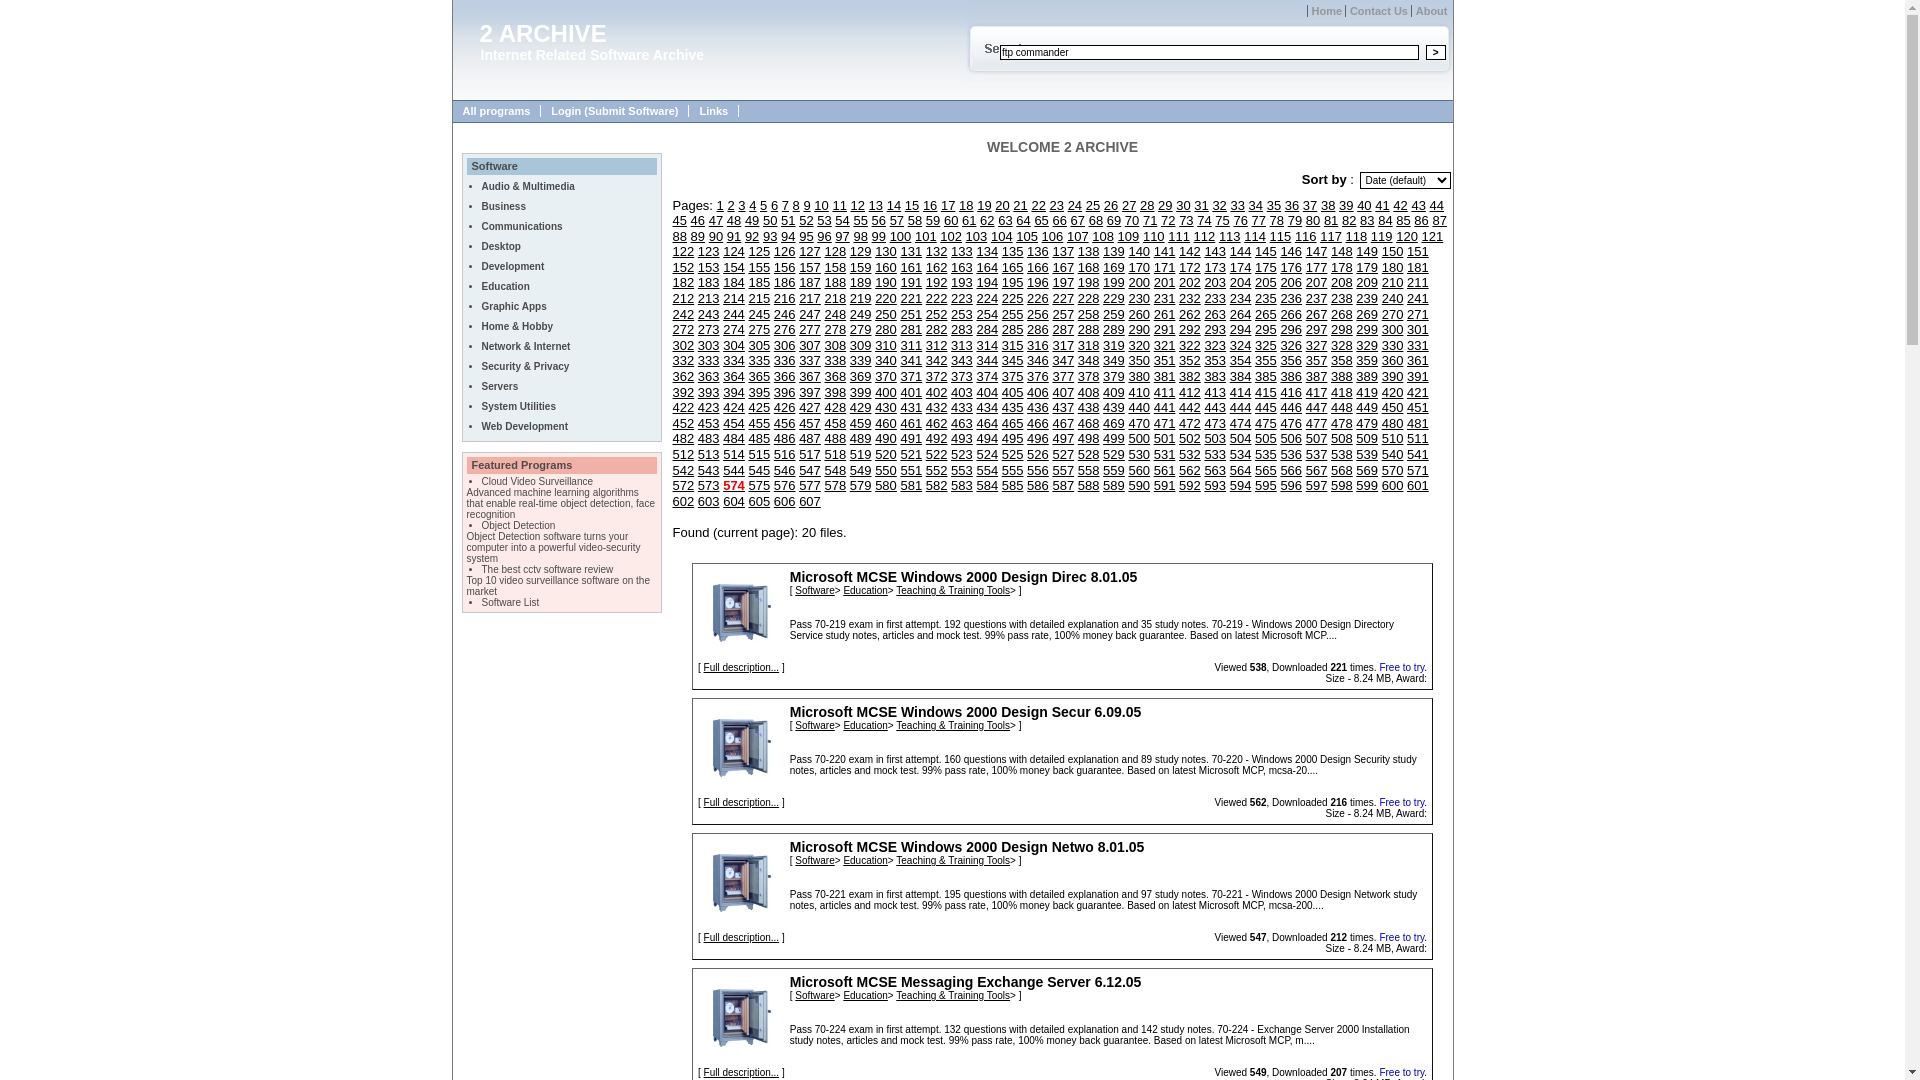  What do you see at coordinates (949, 392) in the screenshot?
I see `'403'` at bounding box center [949, 392].